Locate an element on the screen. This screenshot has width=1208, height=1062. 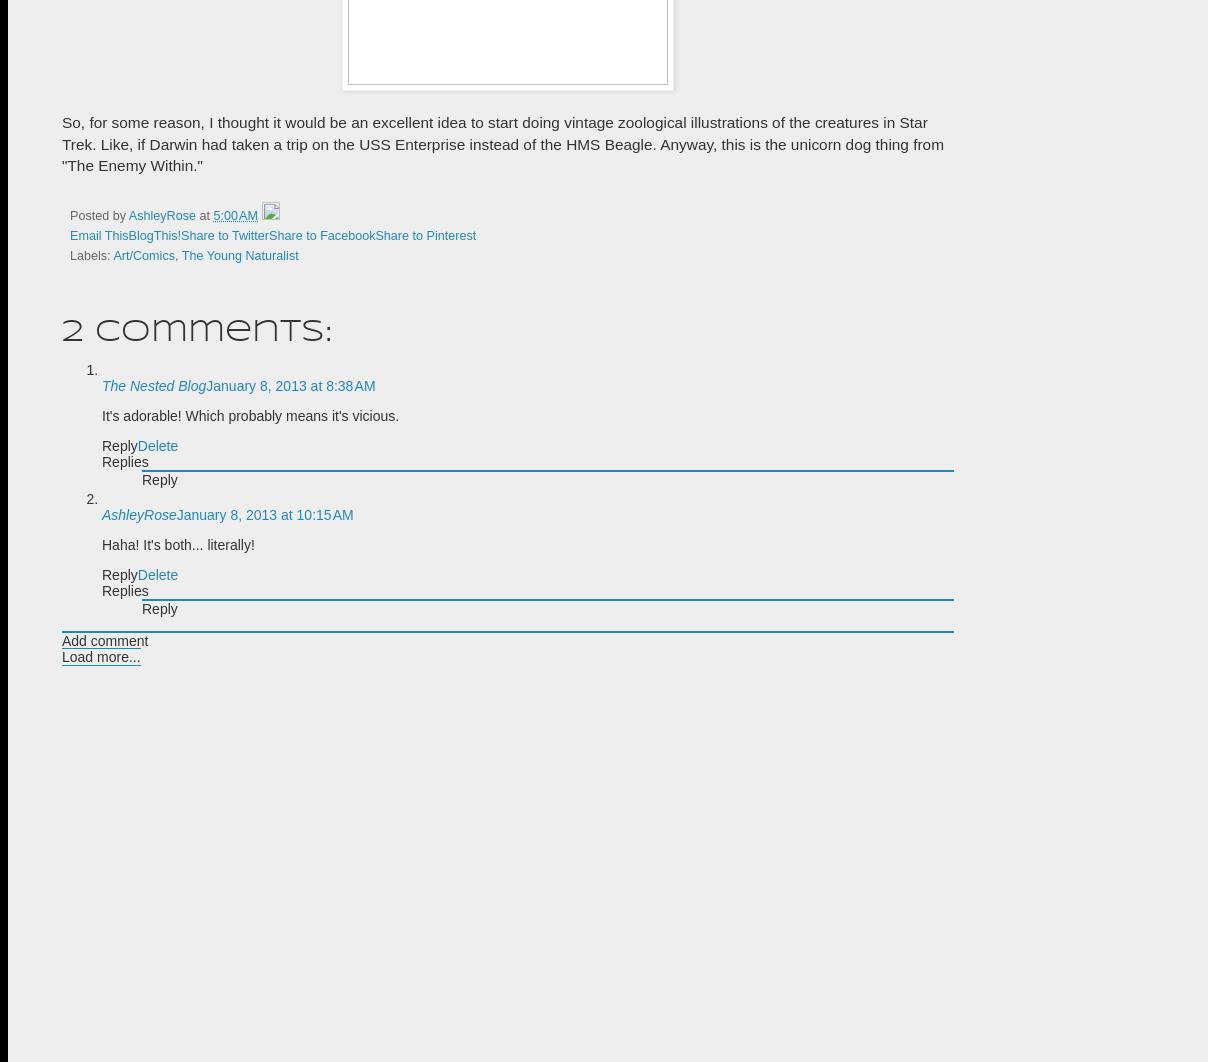
'Add comment' is located at coordinates (103, 641).